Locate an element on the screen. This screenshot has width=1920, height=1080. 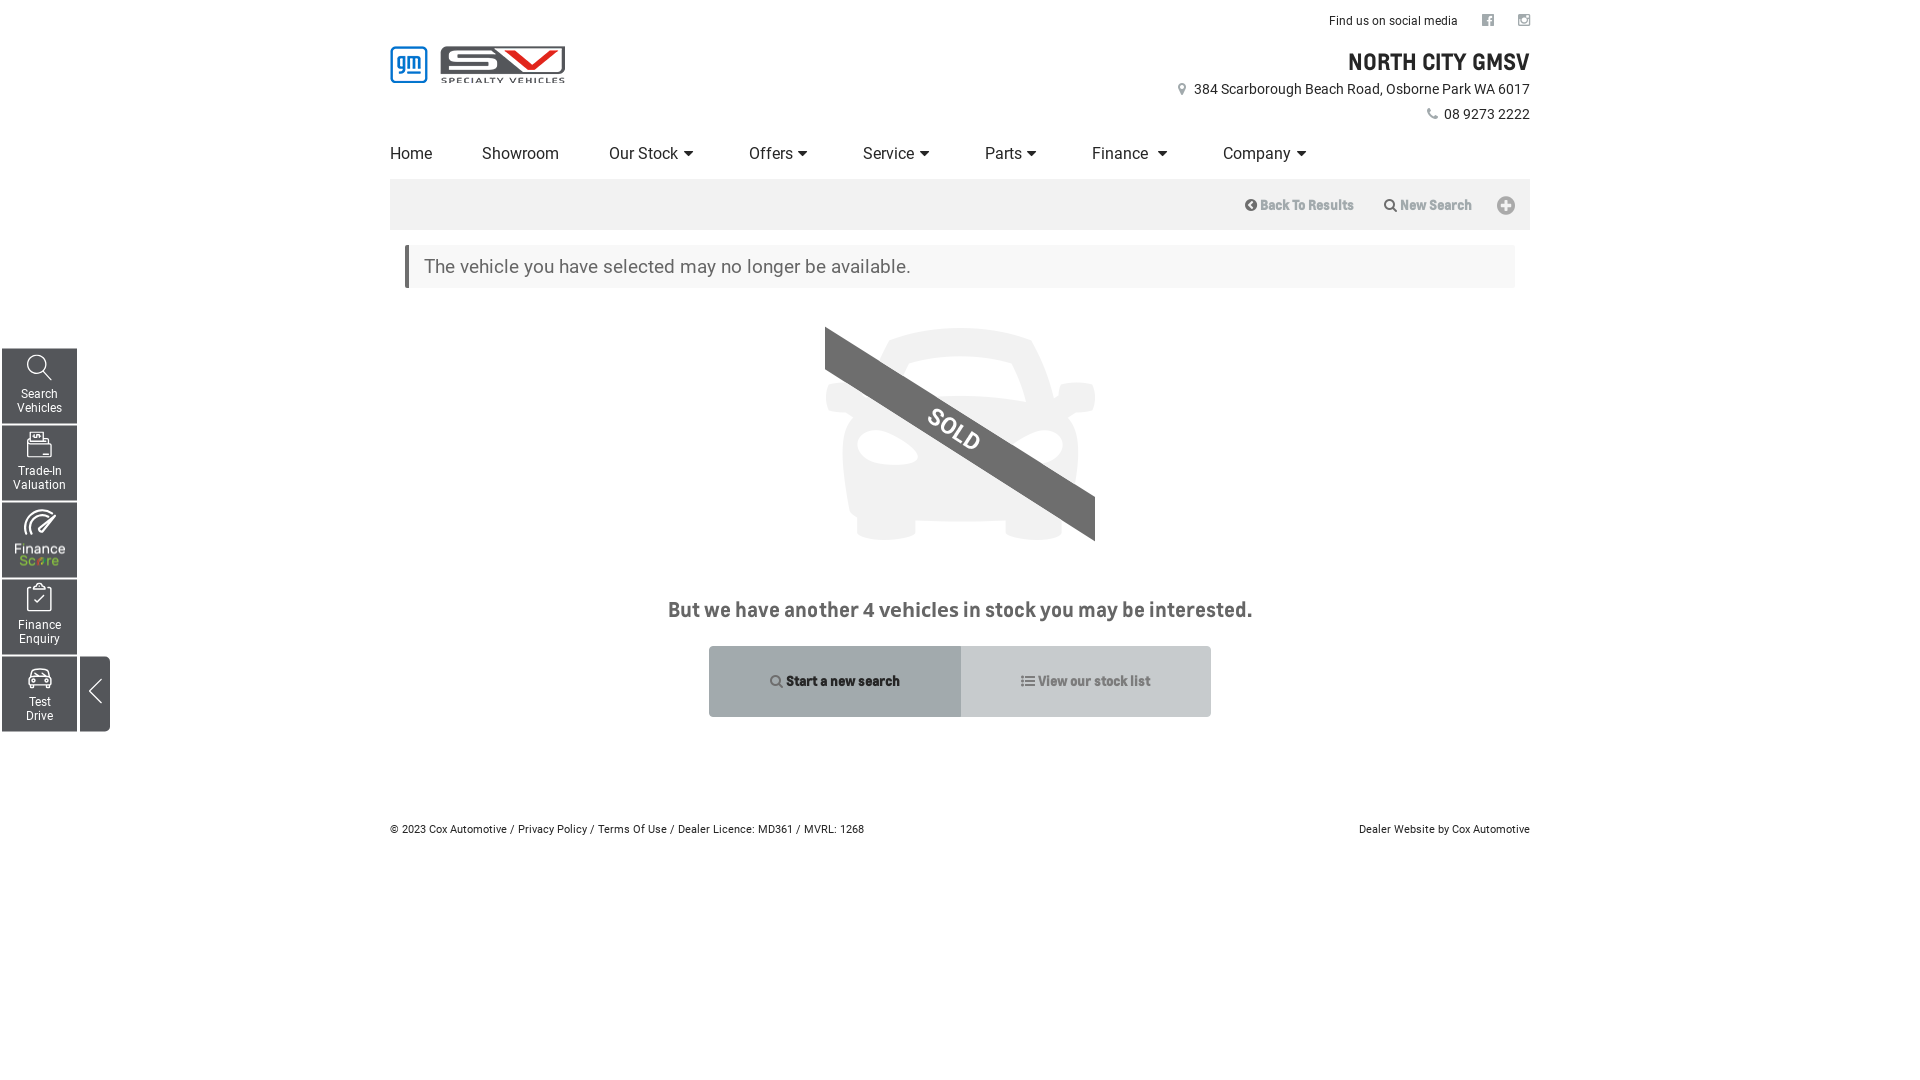
'Home' is located at coordinates (412, 153).